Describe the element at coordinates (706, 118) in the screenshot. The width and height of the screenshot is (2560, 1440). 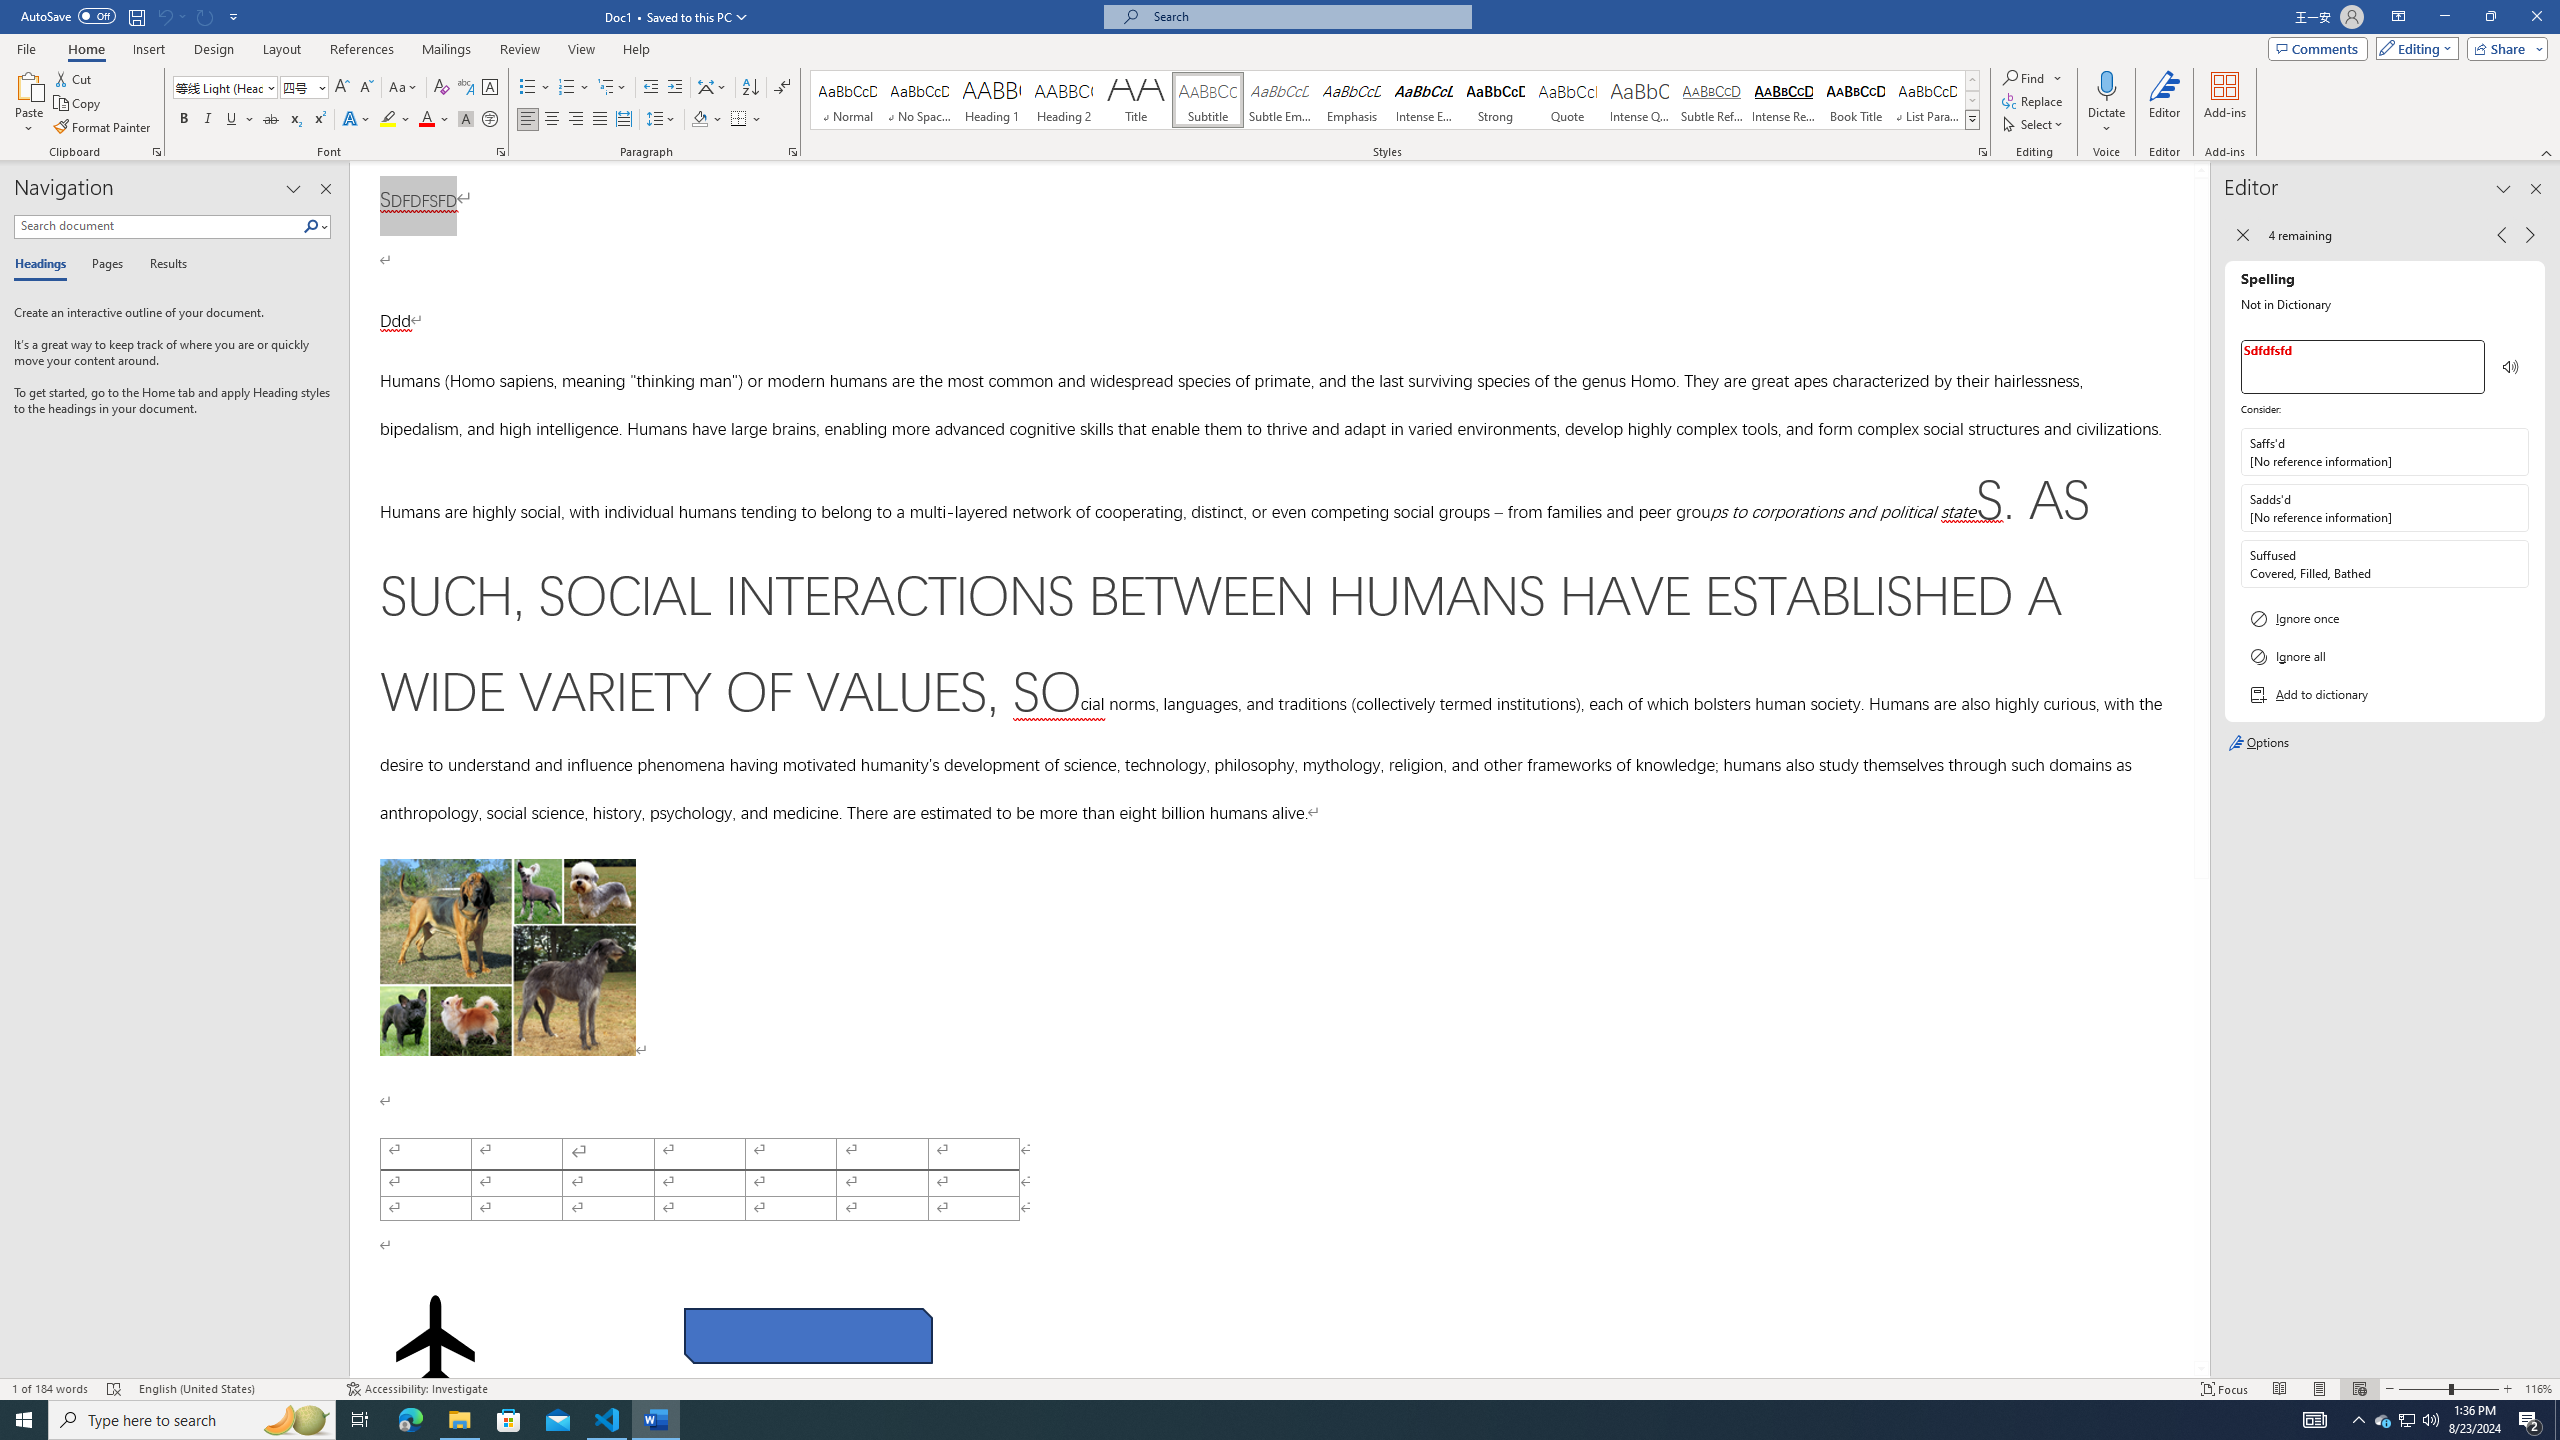
I see `'Shading'` at that location.